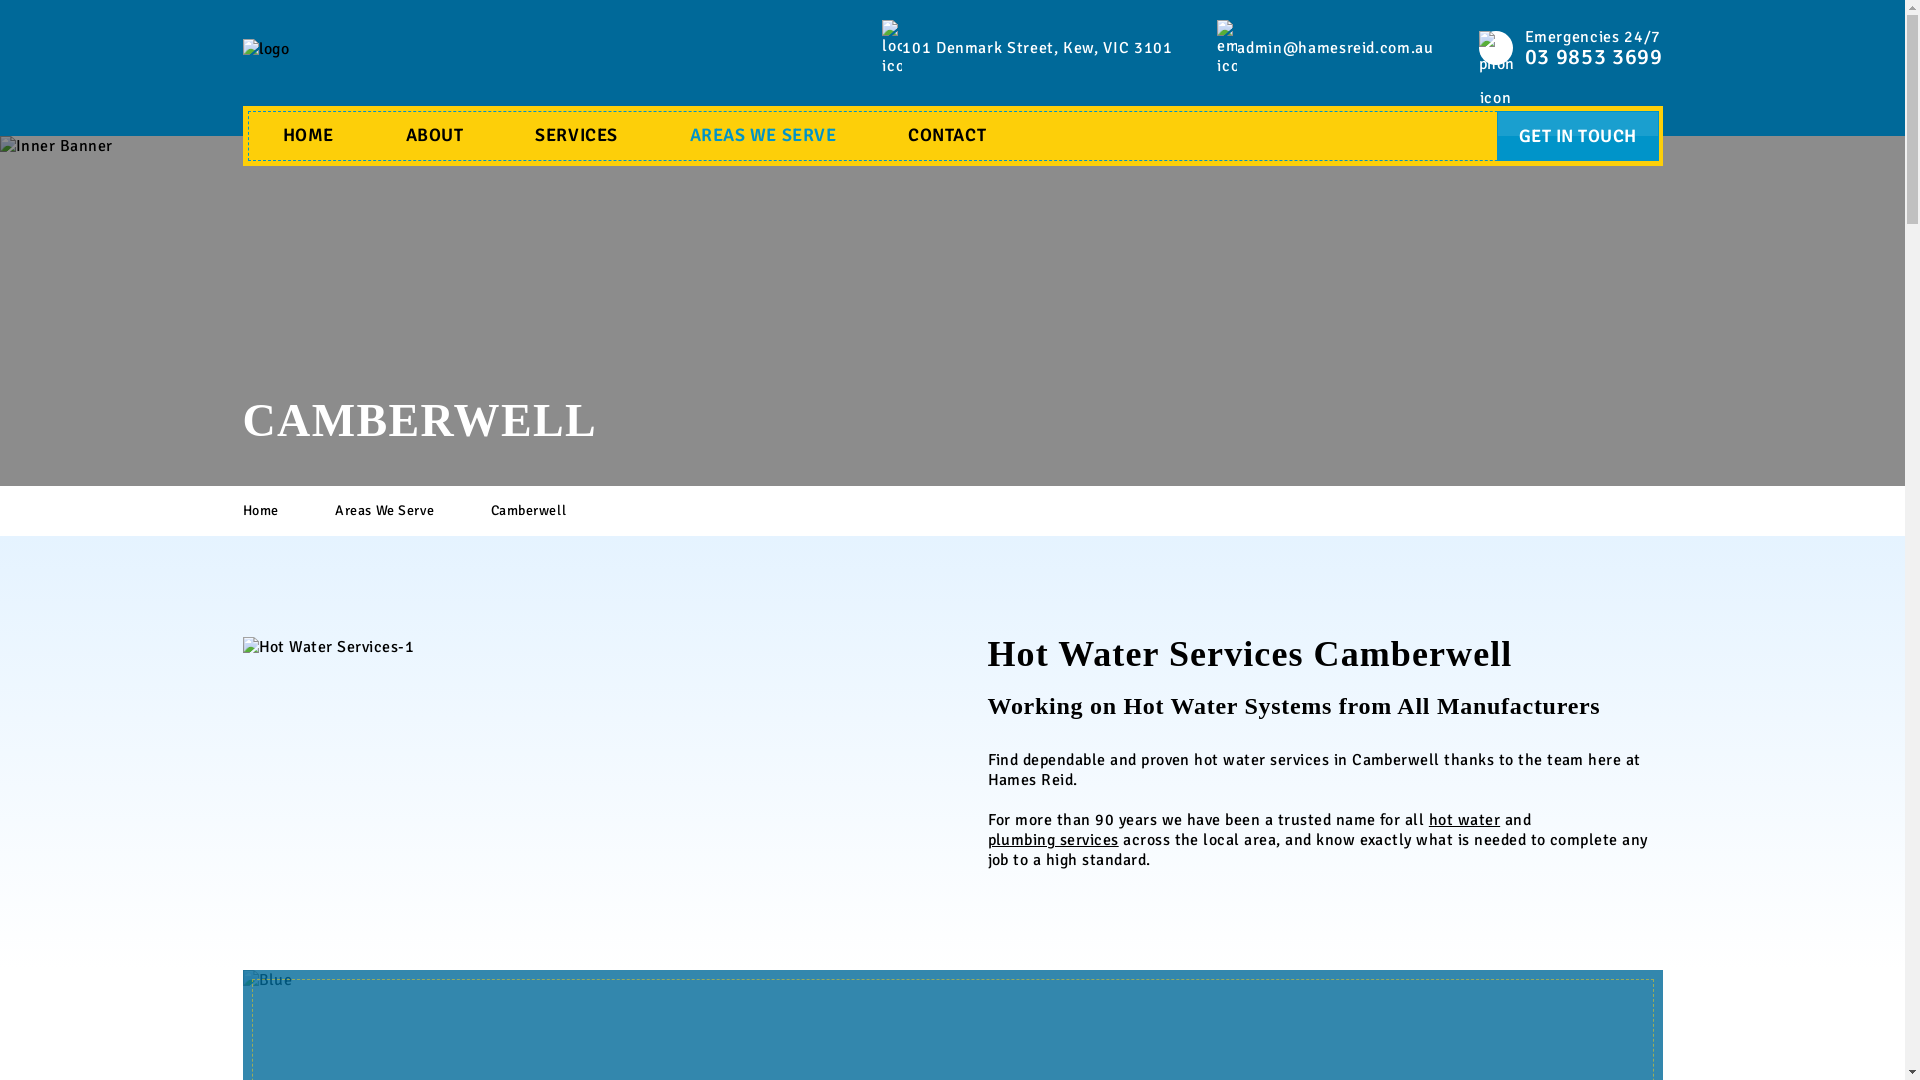 This screenshot has height=1080, width=1920. I want to click on 'SERVICES', so click(575, 135).